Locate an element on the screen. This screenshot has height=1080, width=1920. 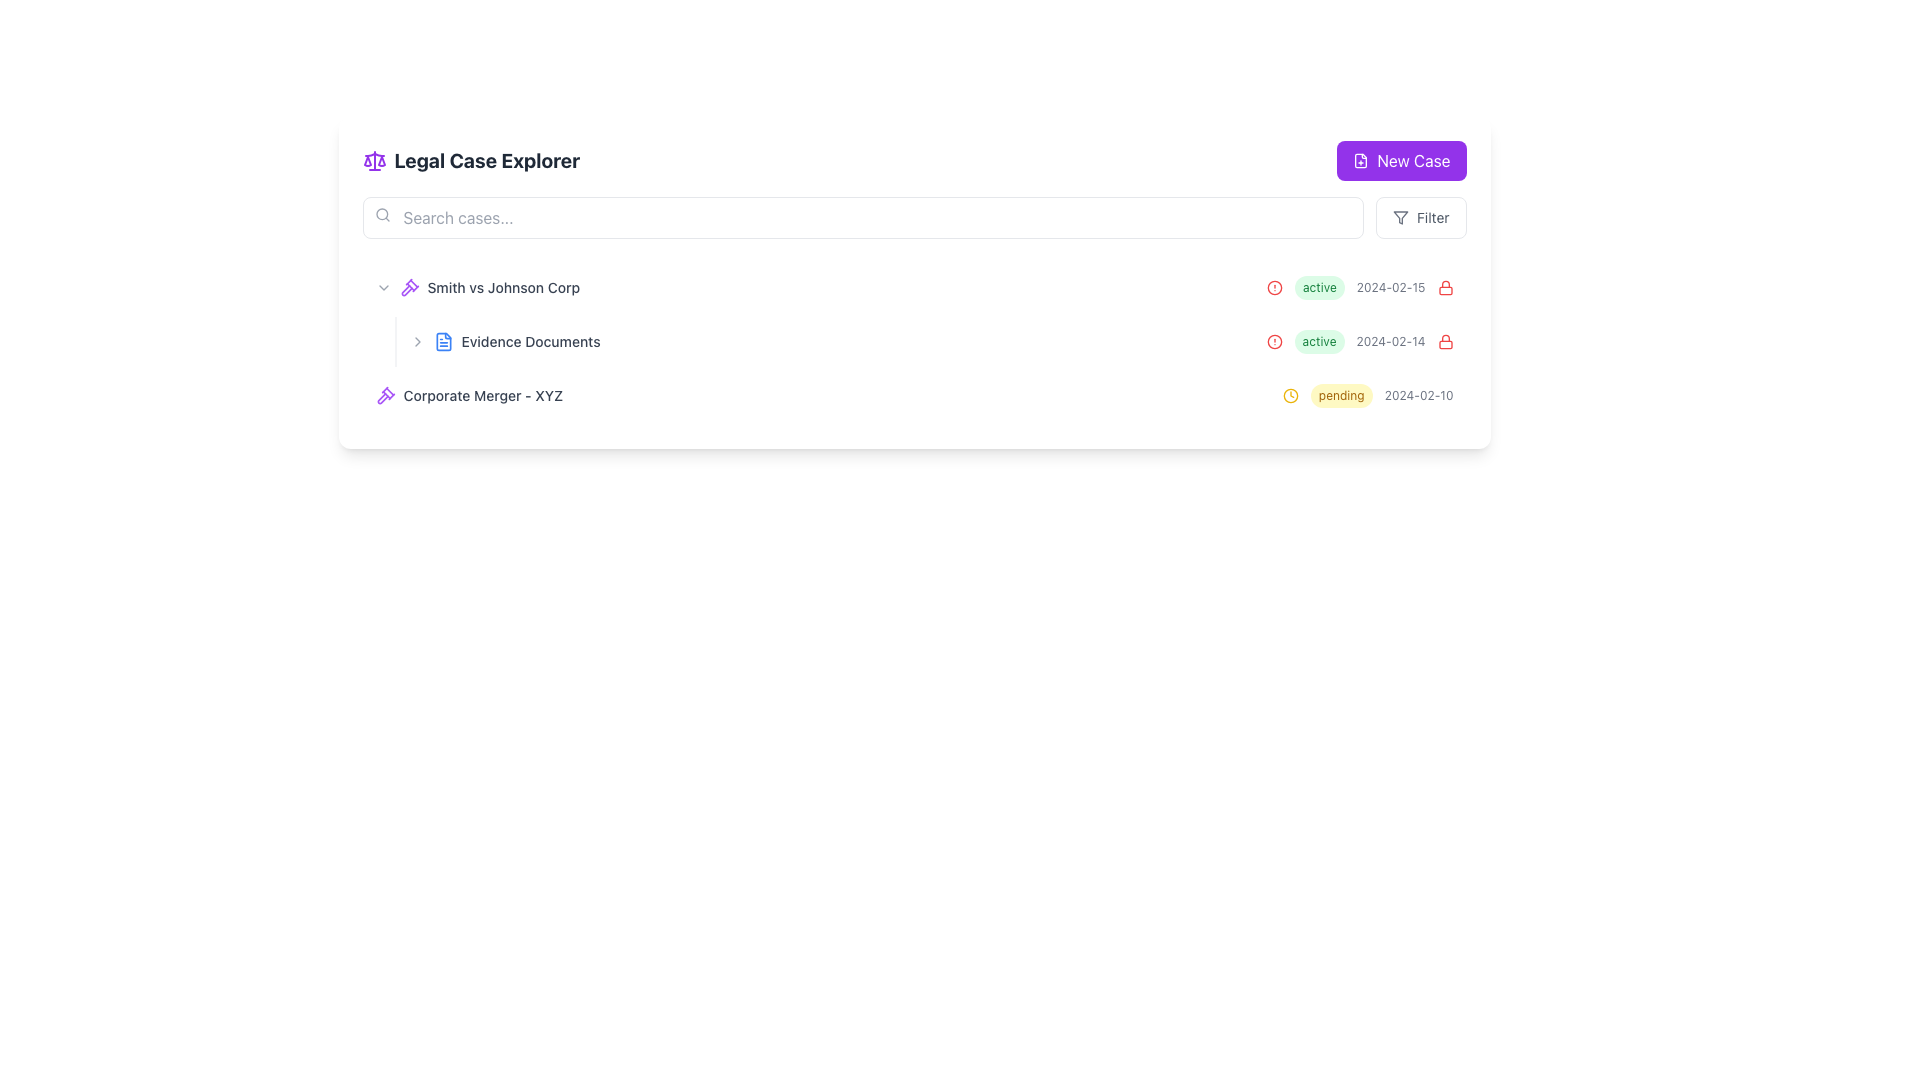
the static text label displaying 'Smith vs Johnson Corp', which is styled in medium gray and located in the central portion of the interface, following a gavel icon is located at coordinates (503, 288).